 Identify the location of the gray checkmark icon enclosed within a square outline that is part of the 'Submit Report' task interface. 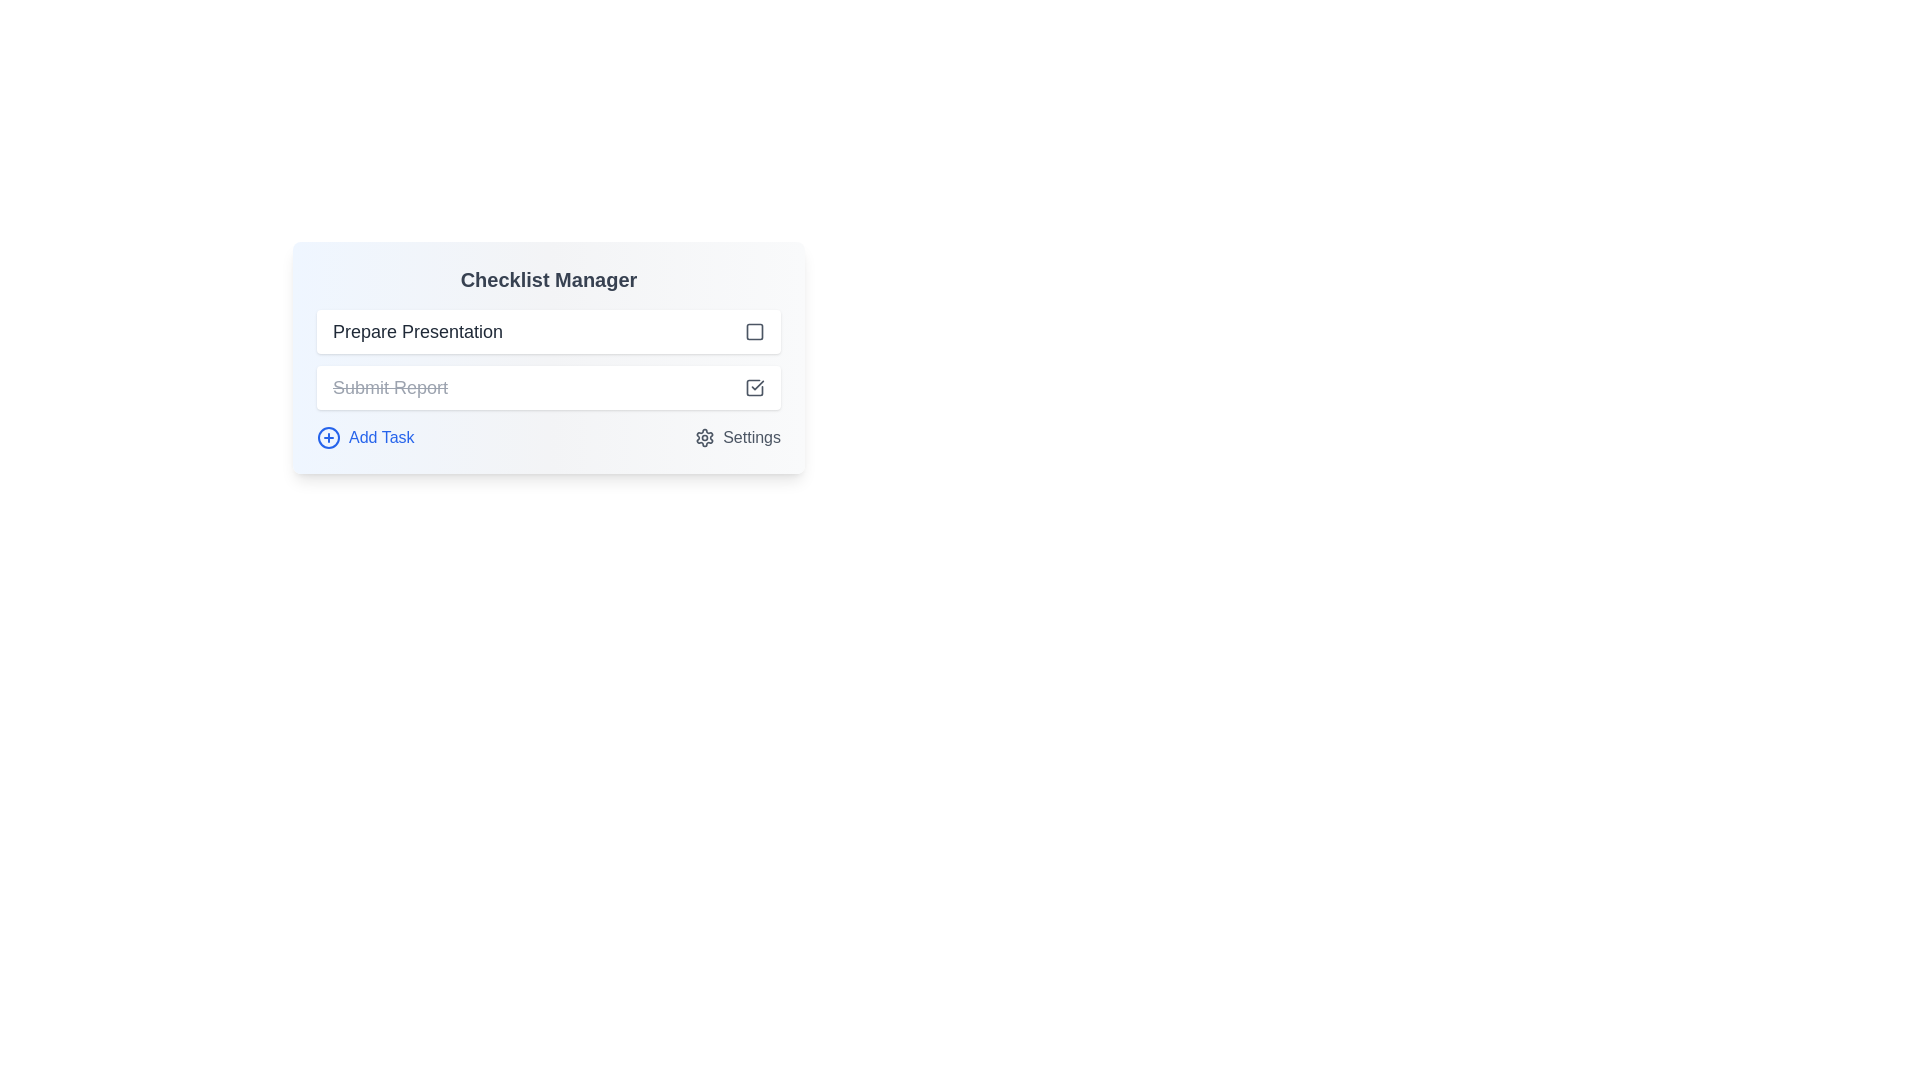
(753, 388).